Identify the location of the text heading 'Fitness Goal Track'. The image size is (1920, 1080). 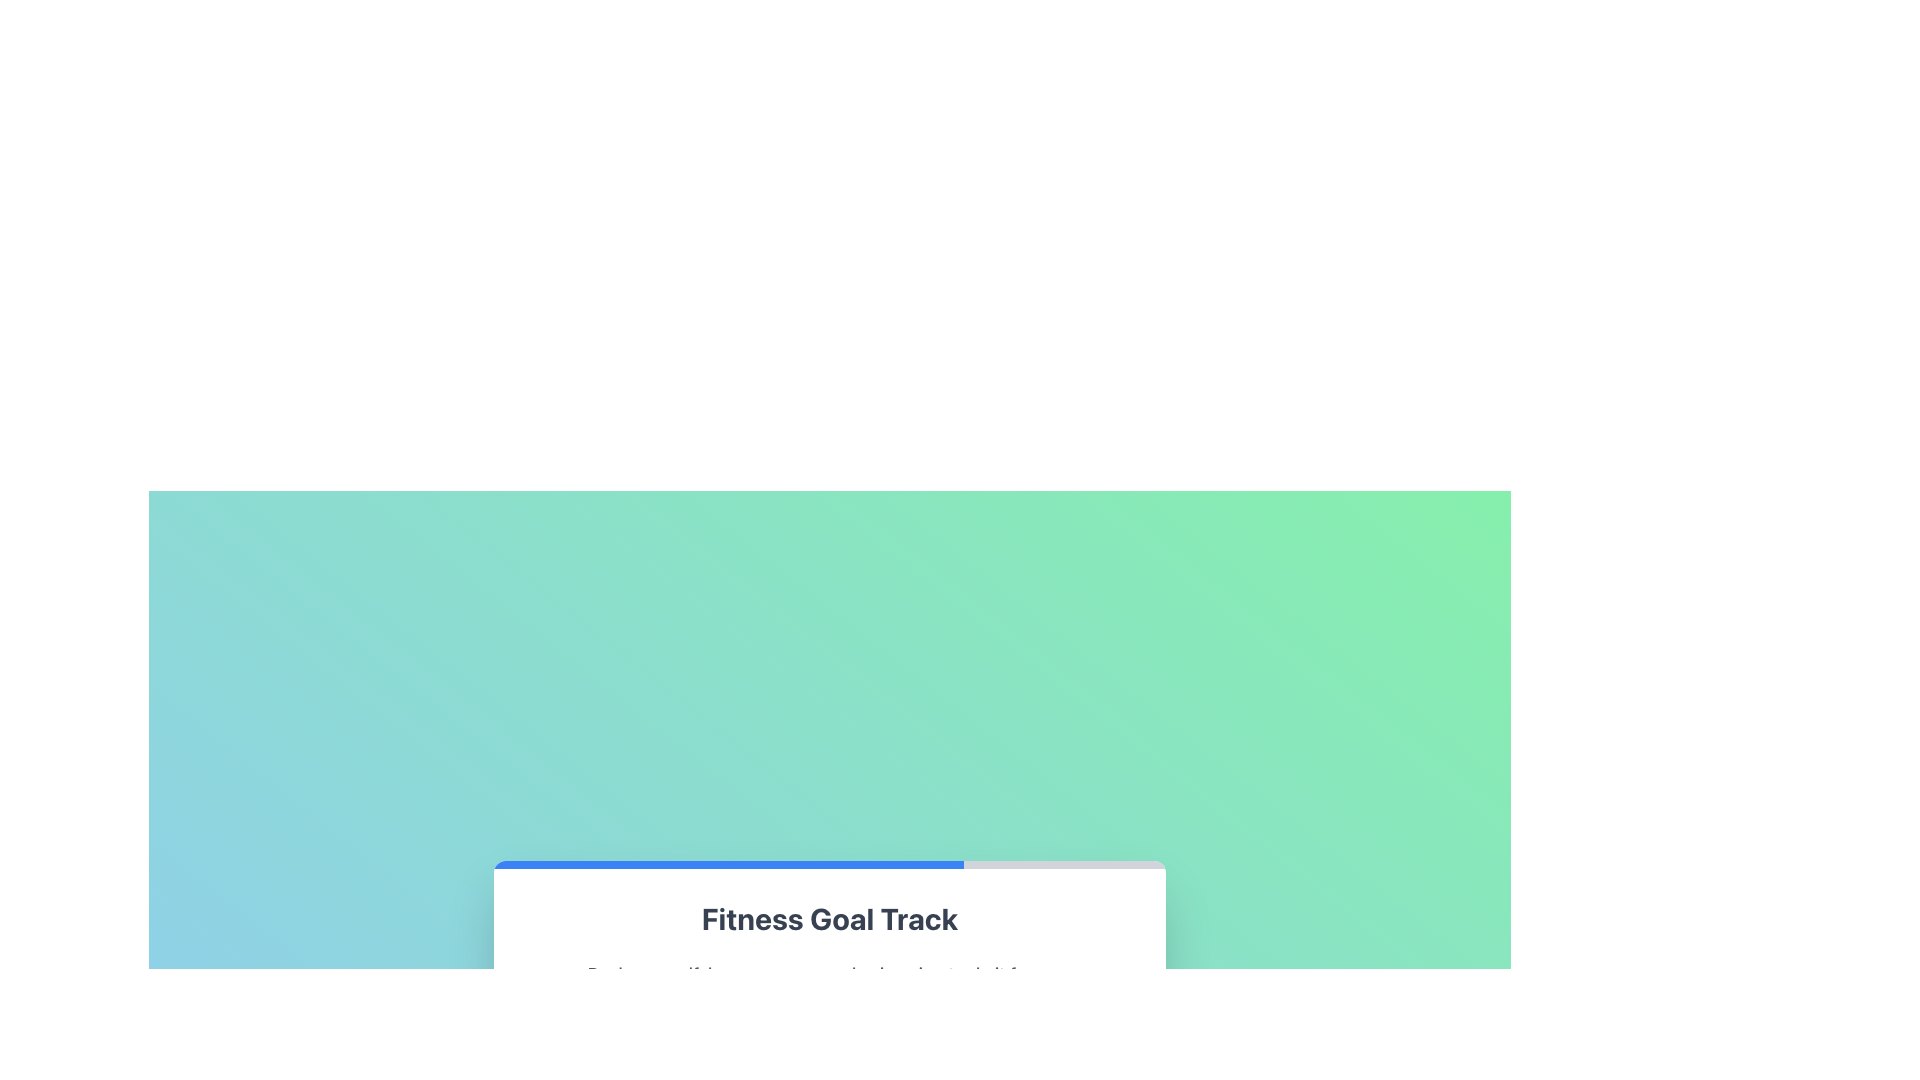
(830, 918).